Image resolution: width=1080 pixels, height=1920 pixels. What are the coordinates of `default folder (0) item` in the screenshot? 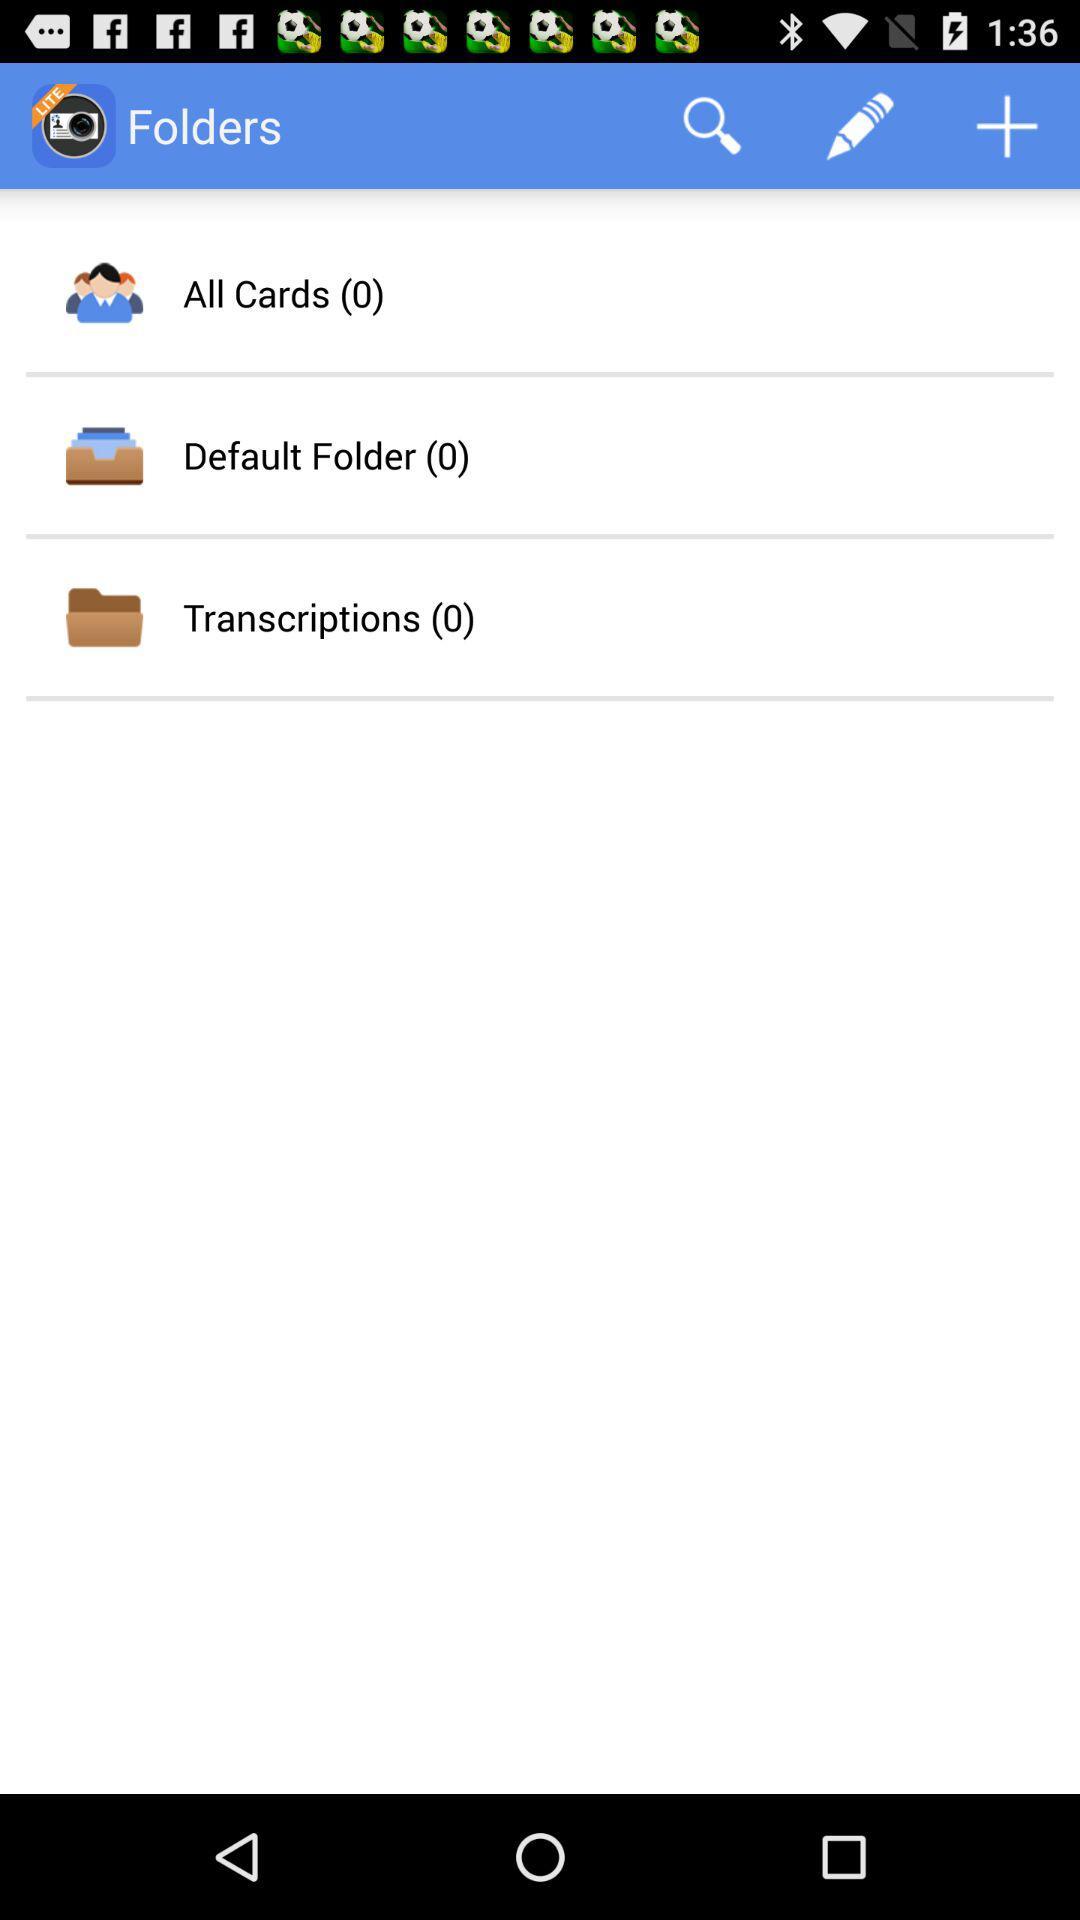 It's located at (325, 454).